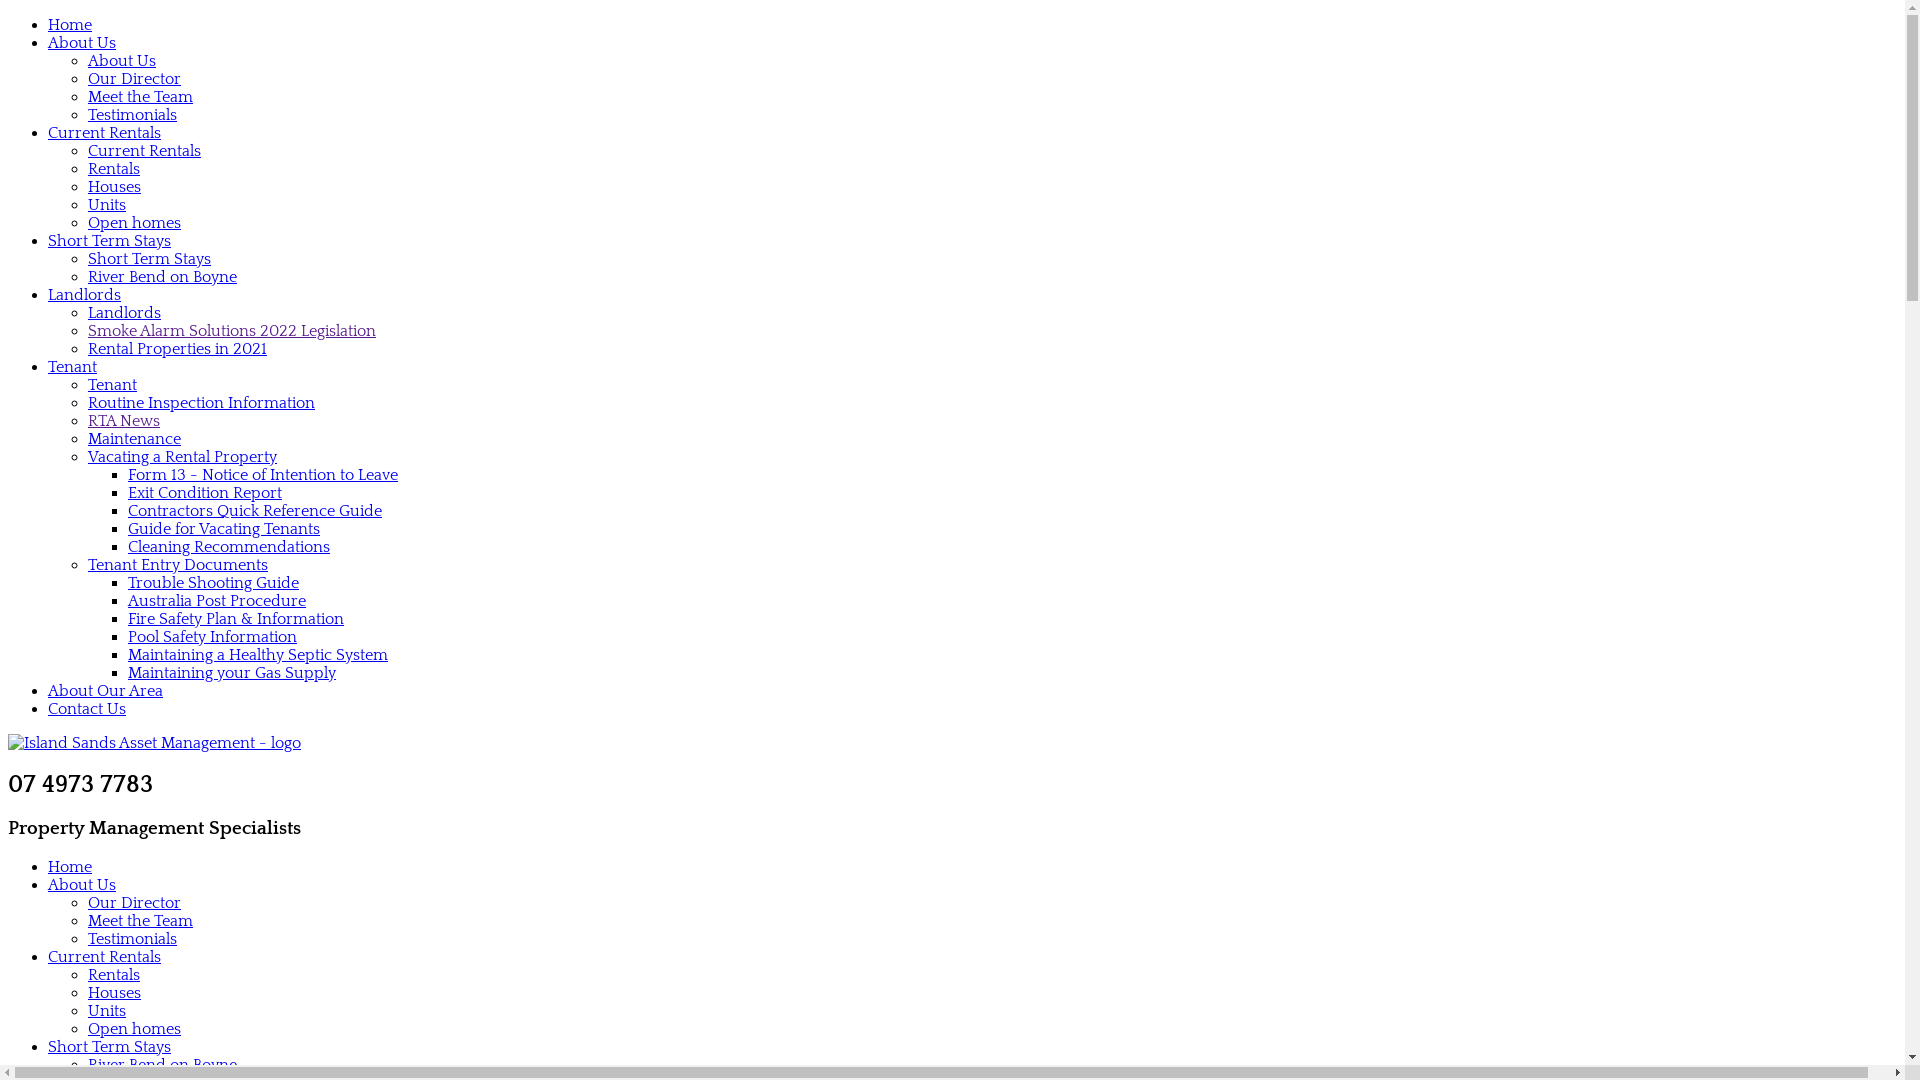  What do you see at coordinates (111, 385) in the screenshot?
I see `'Tenant'` at bounding box center [111, 385].